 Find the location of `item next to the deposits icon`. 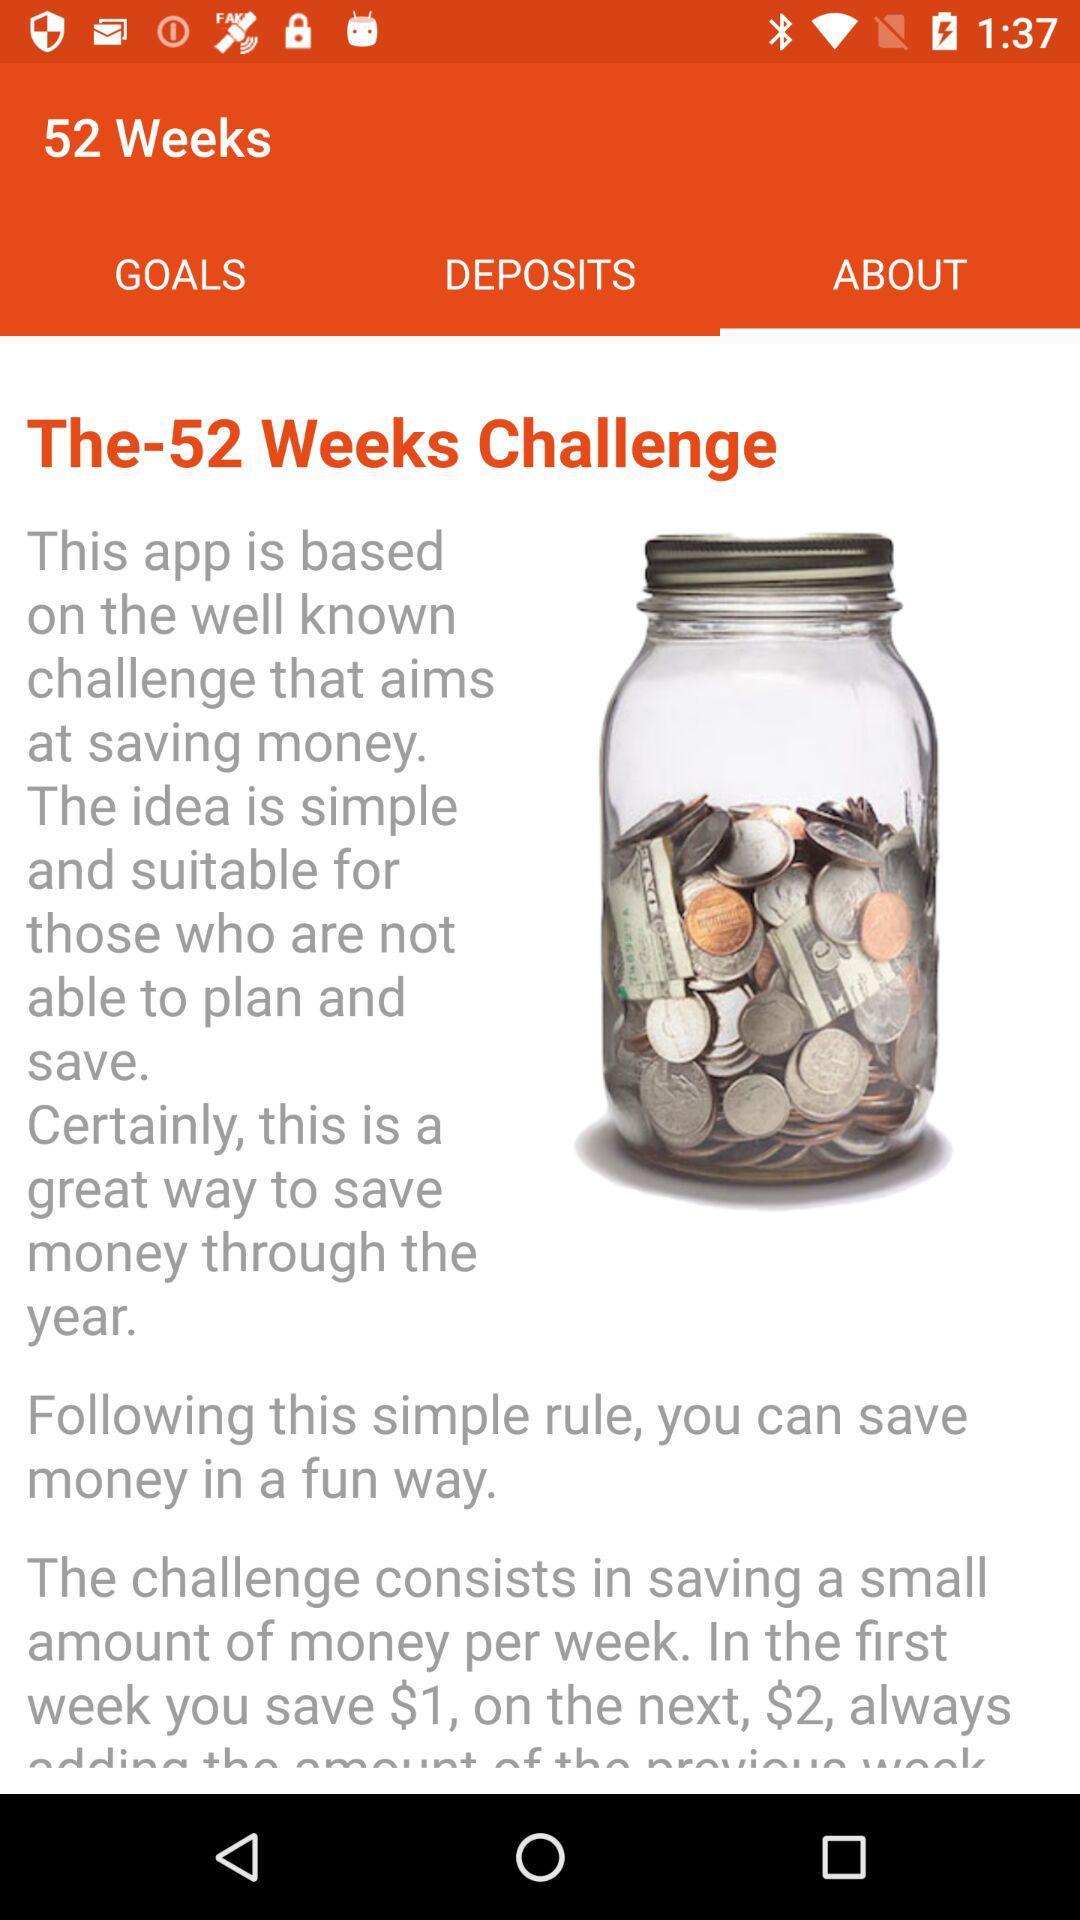

item next to the deposits icon is located at coordinates (898, 272).